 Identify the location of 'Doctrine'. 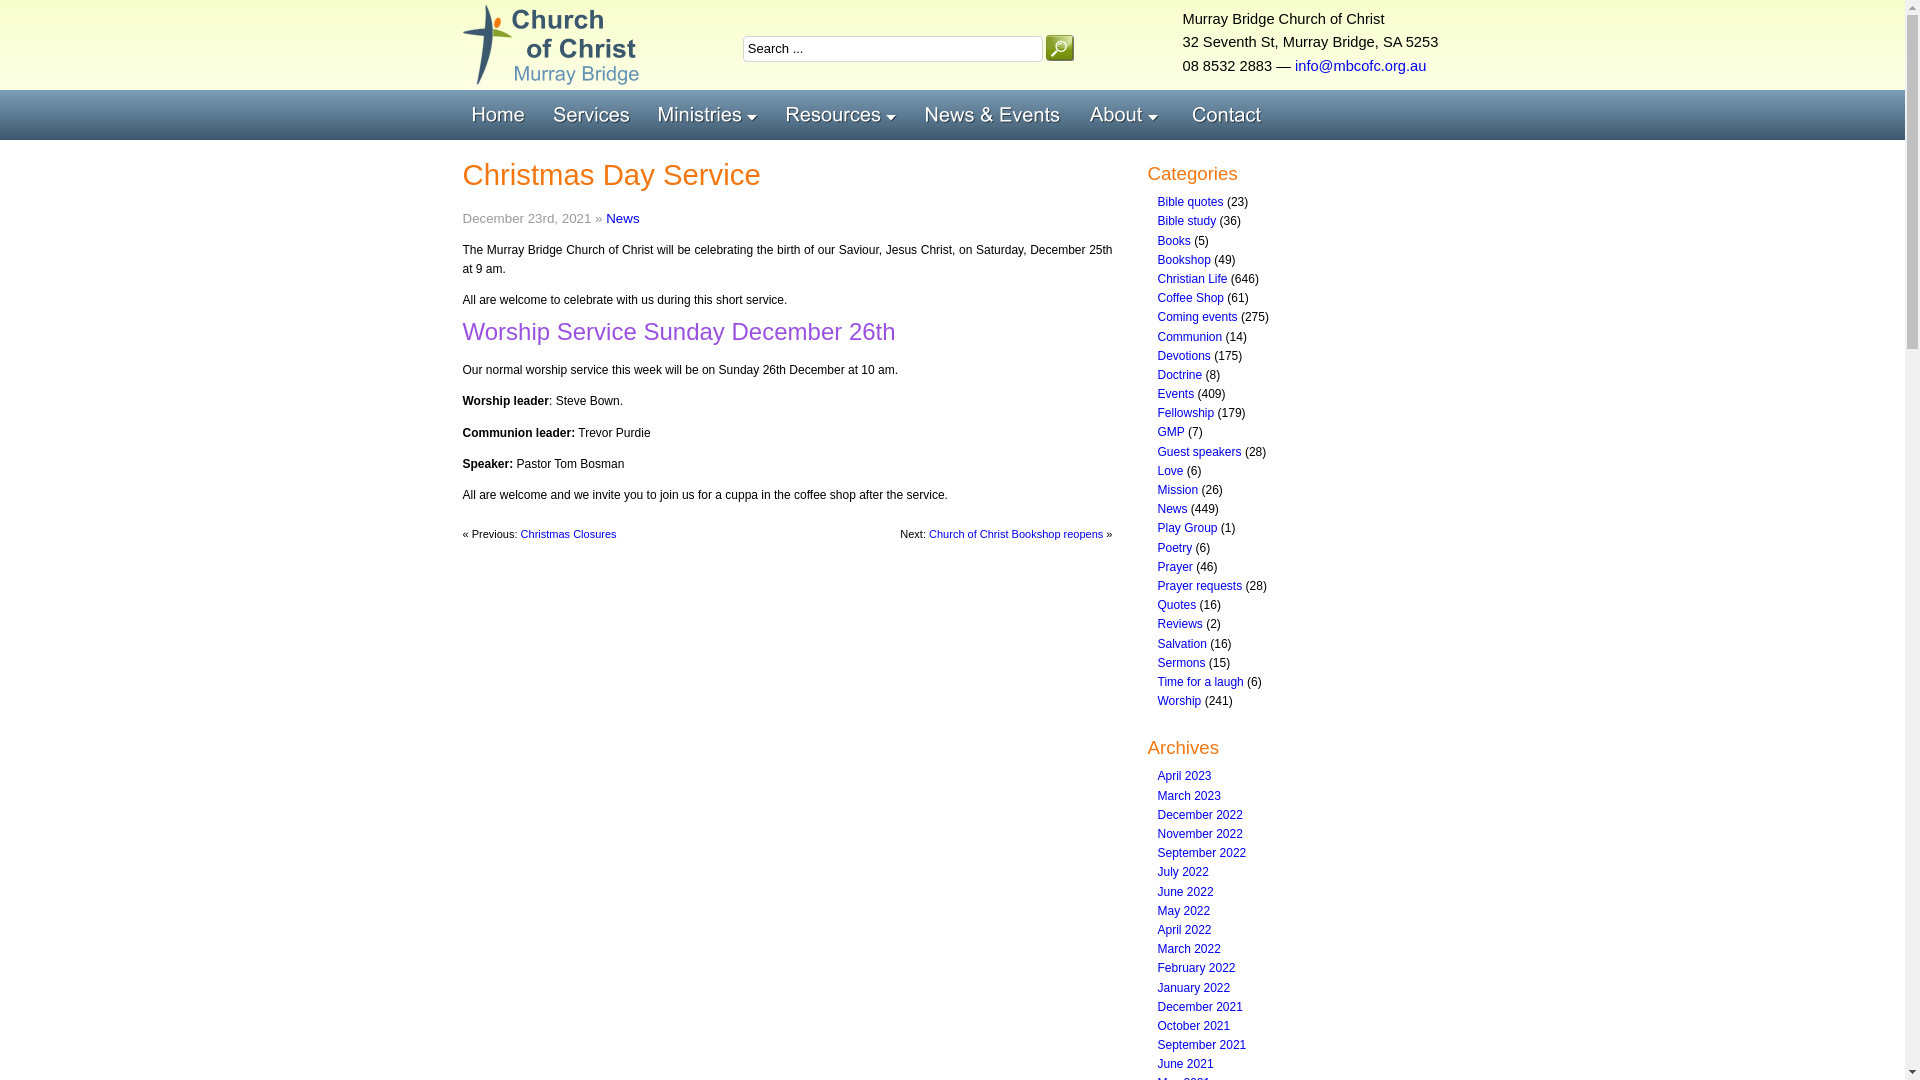
(1180, 374).